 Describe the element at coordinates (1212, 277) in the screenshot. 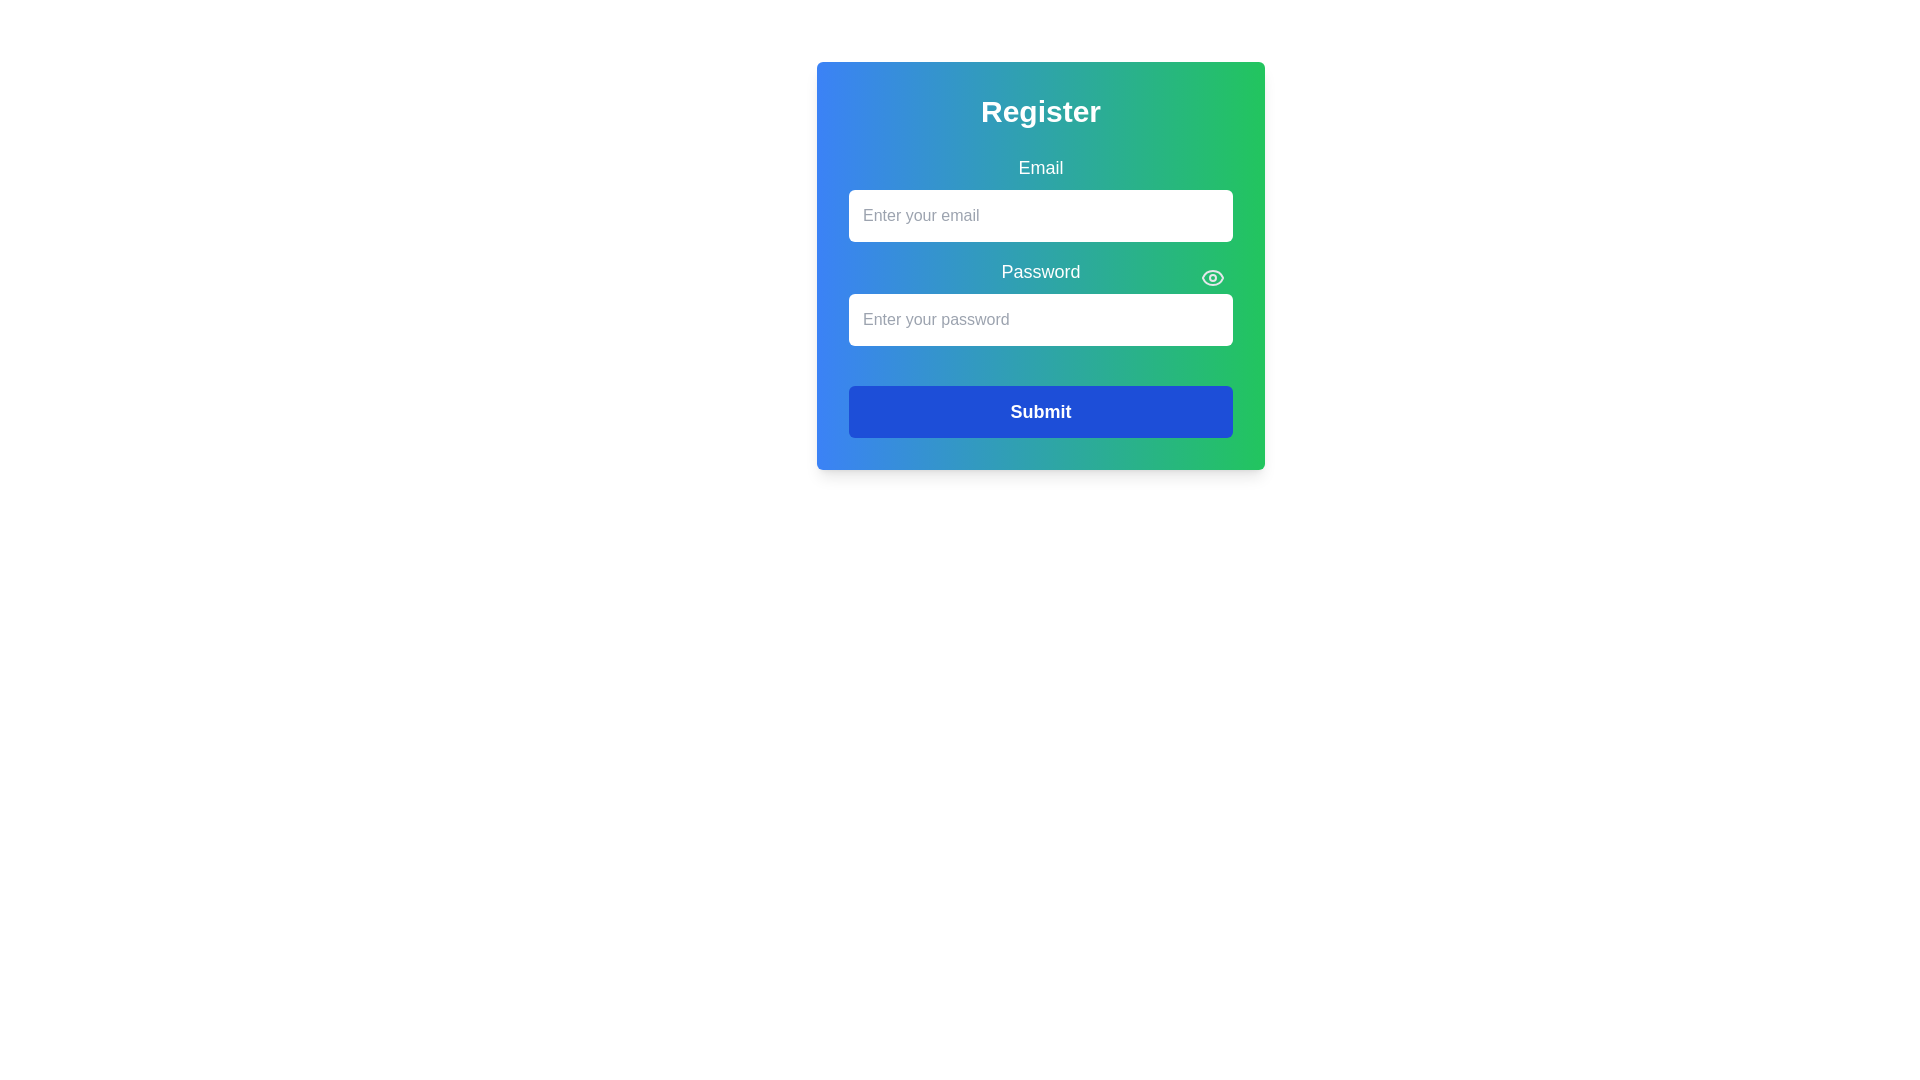

I see `the circular eye-shaped button with a gray outline and central pupil located at the top-right corner of the Password field` at that location.